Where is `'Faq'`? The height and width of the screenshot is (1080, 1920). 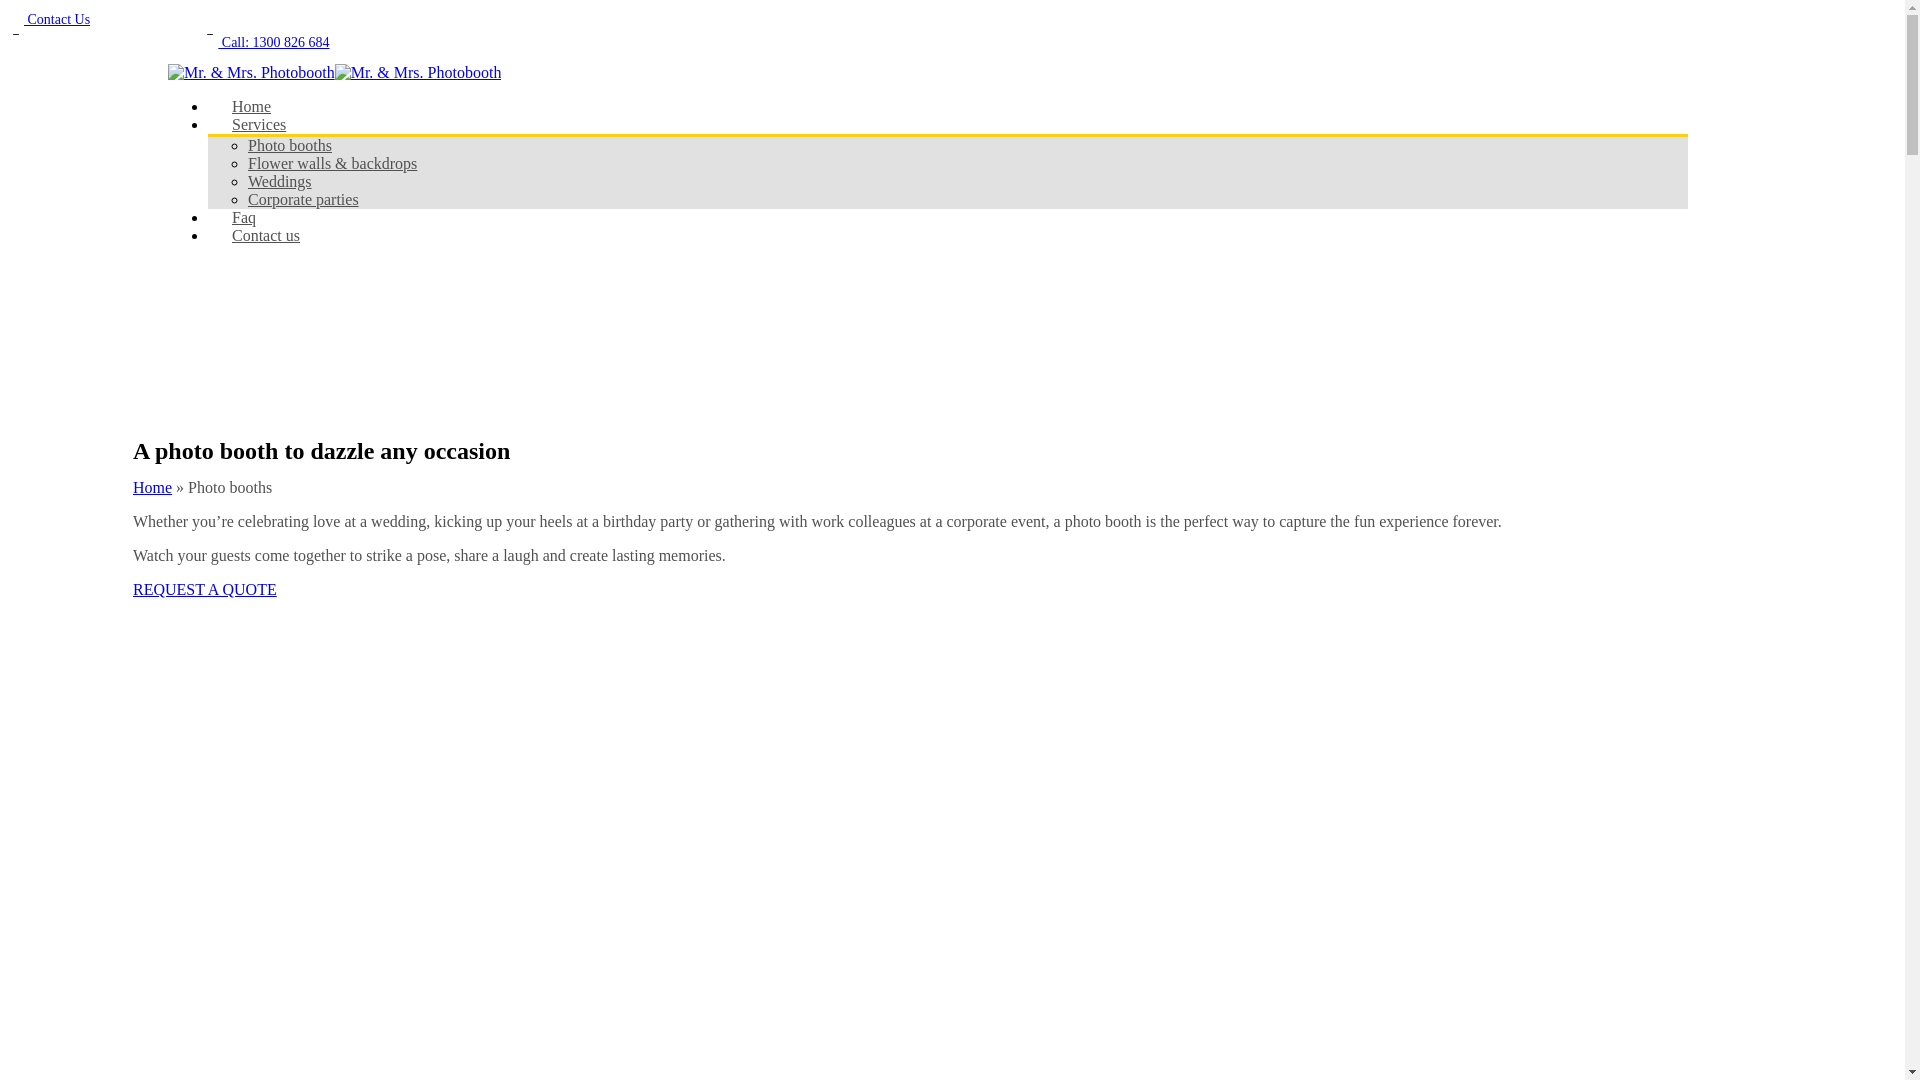
'Faq' is located at coordinates (207, 217).